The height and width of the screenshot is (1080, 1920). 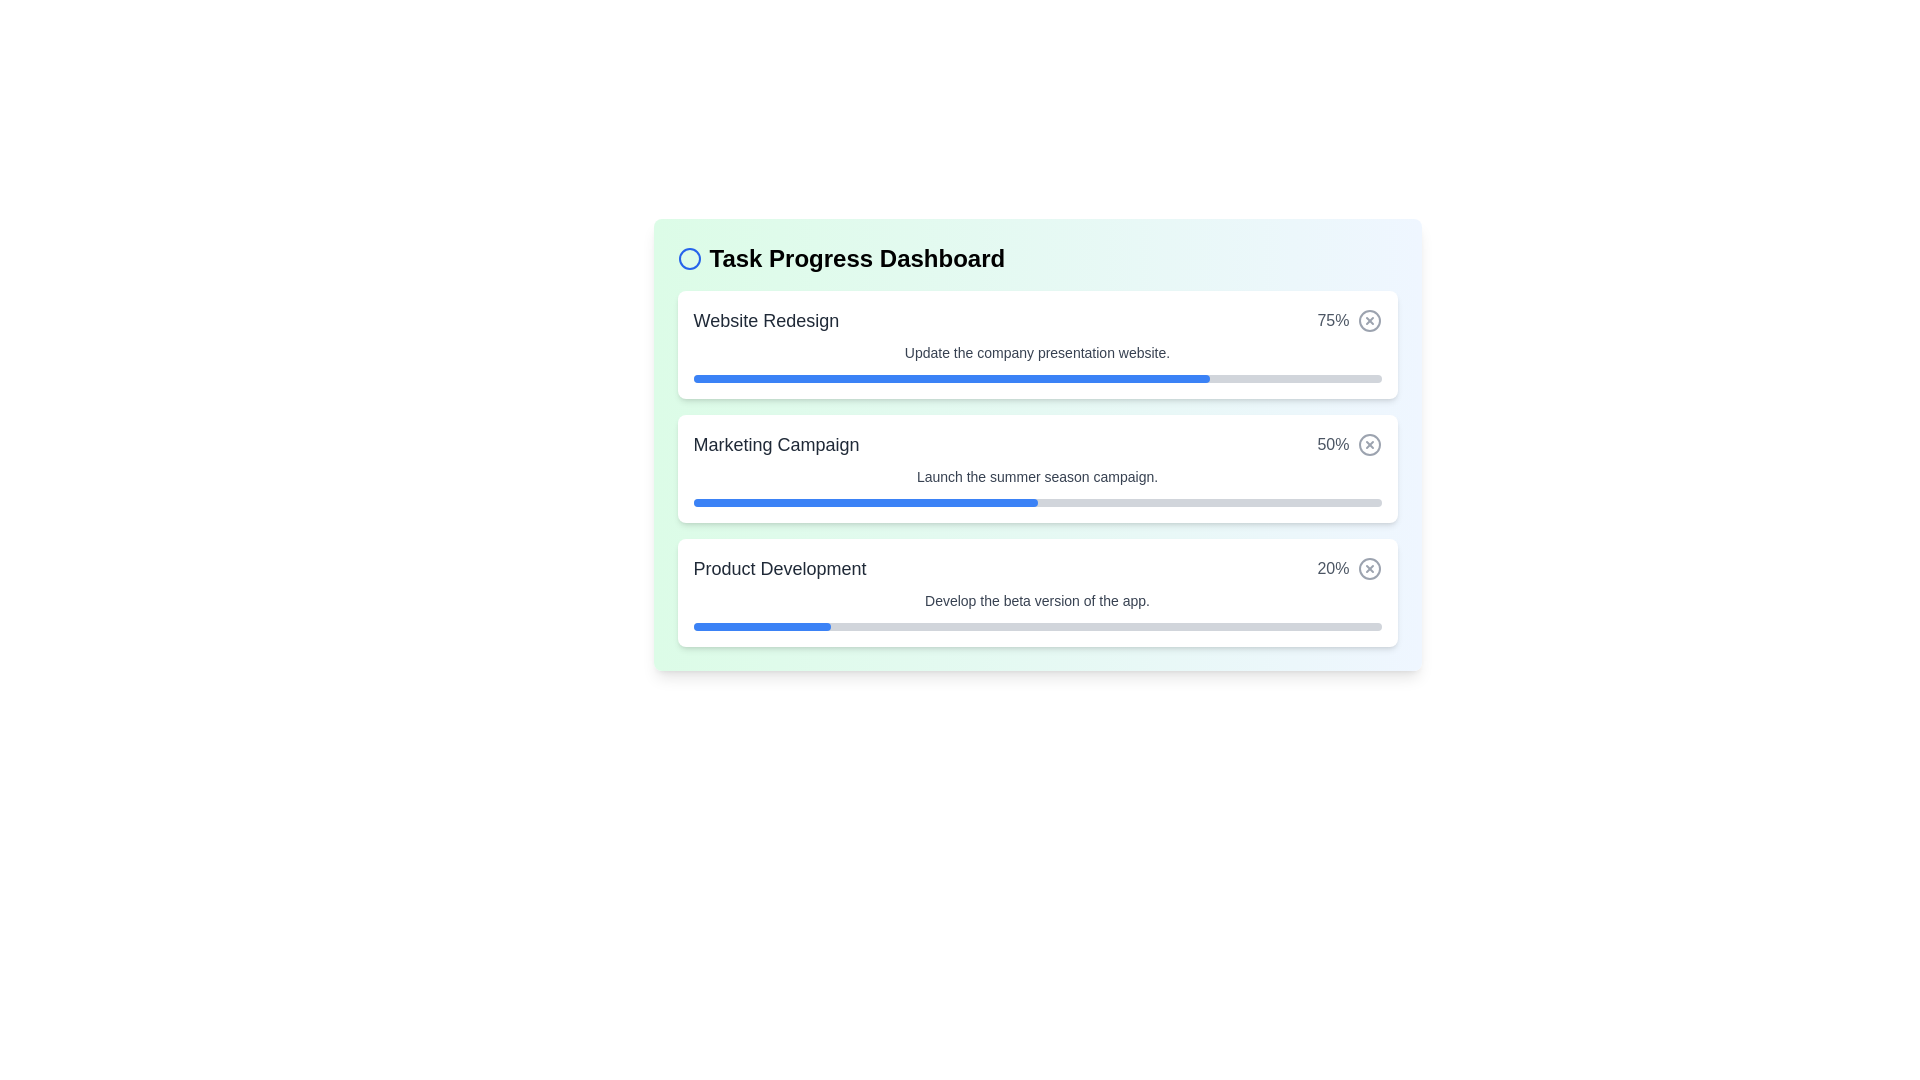 I want to click on percentage value displayed in the medium-dark gray text label showing '20%' located in the third task block of the dashboard, next to the close icon, so click(x=1333, y=569).